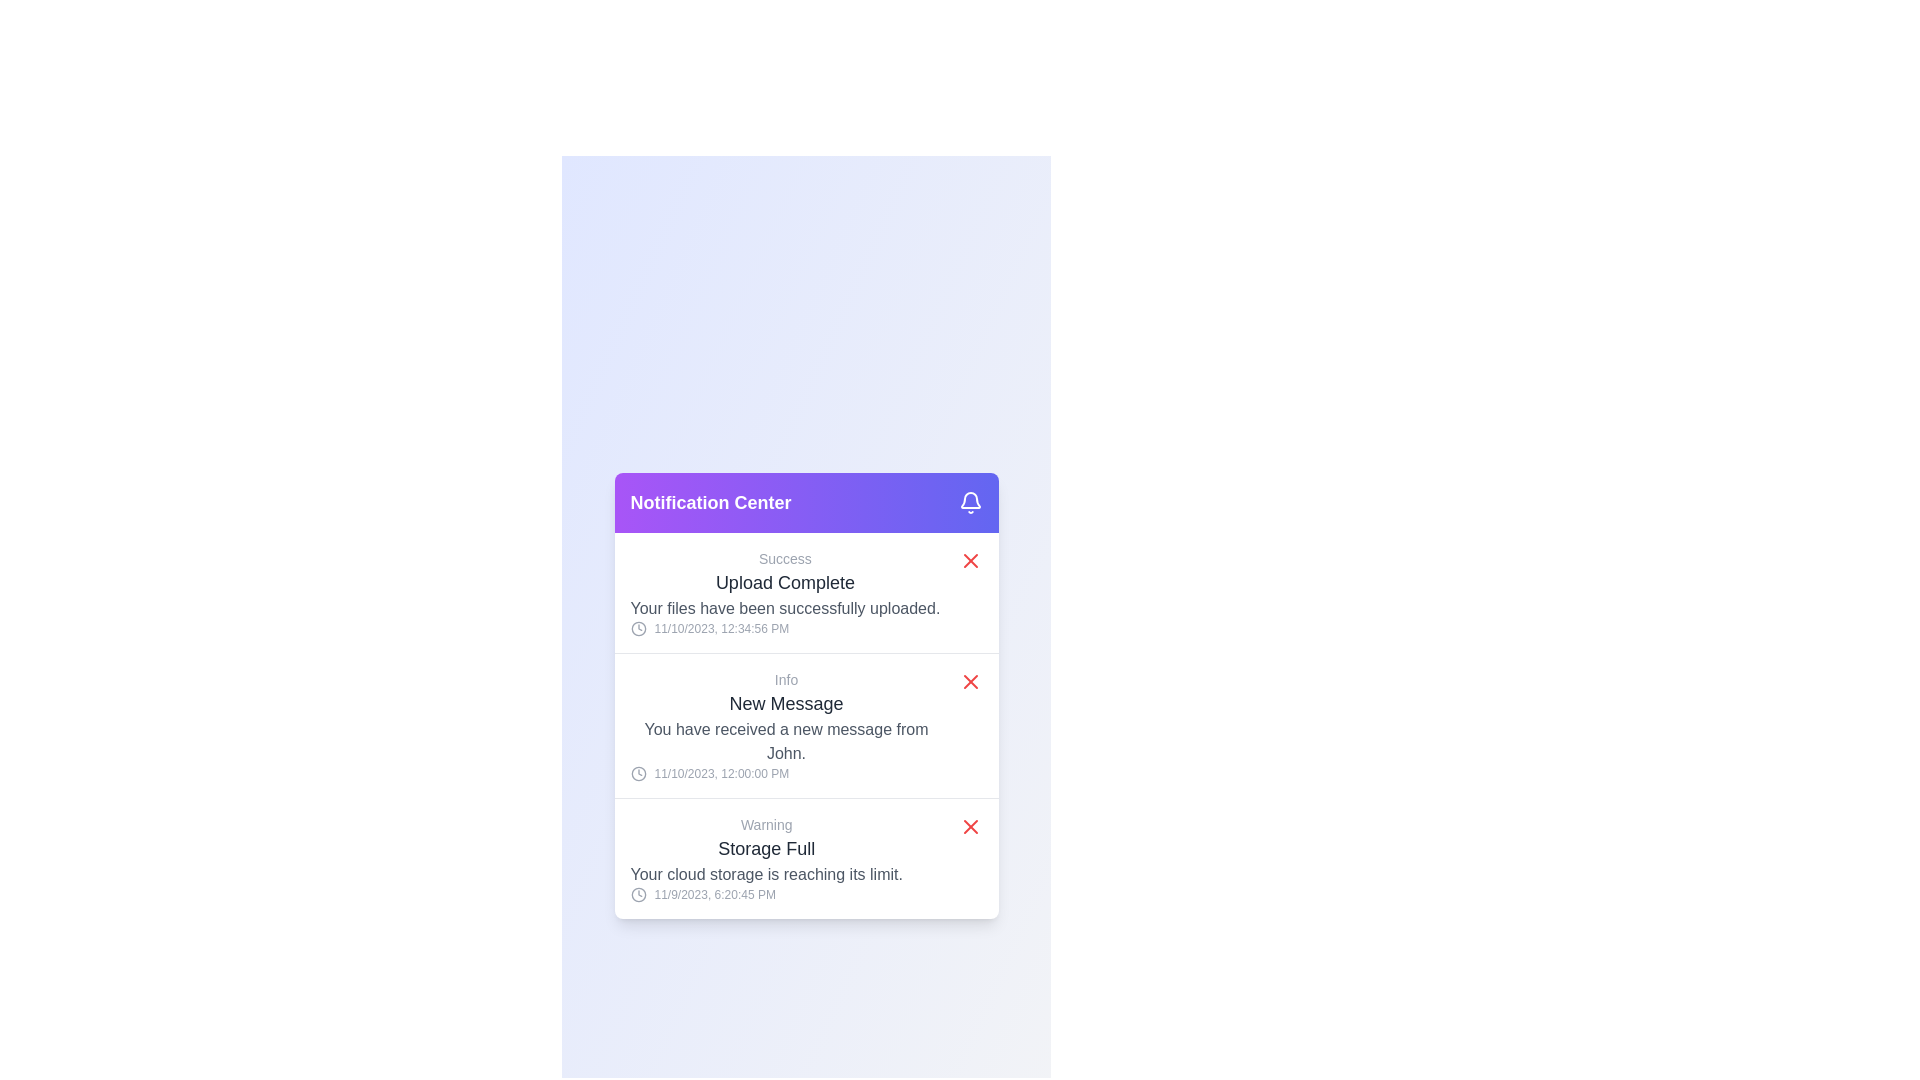 The image size is (1920, 1080). Describe the element at coordinates (710, 501) in the screenshot. I see `the bold text label reading 'Notification Center' which is styled with a large font size and appears in white against a gradient background` at that location.